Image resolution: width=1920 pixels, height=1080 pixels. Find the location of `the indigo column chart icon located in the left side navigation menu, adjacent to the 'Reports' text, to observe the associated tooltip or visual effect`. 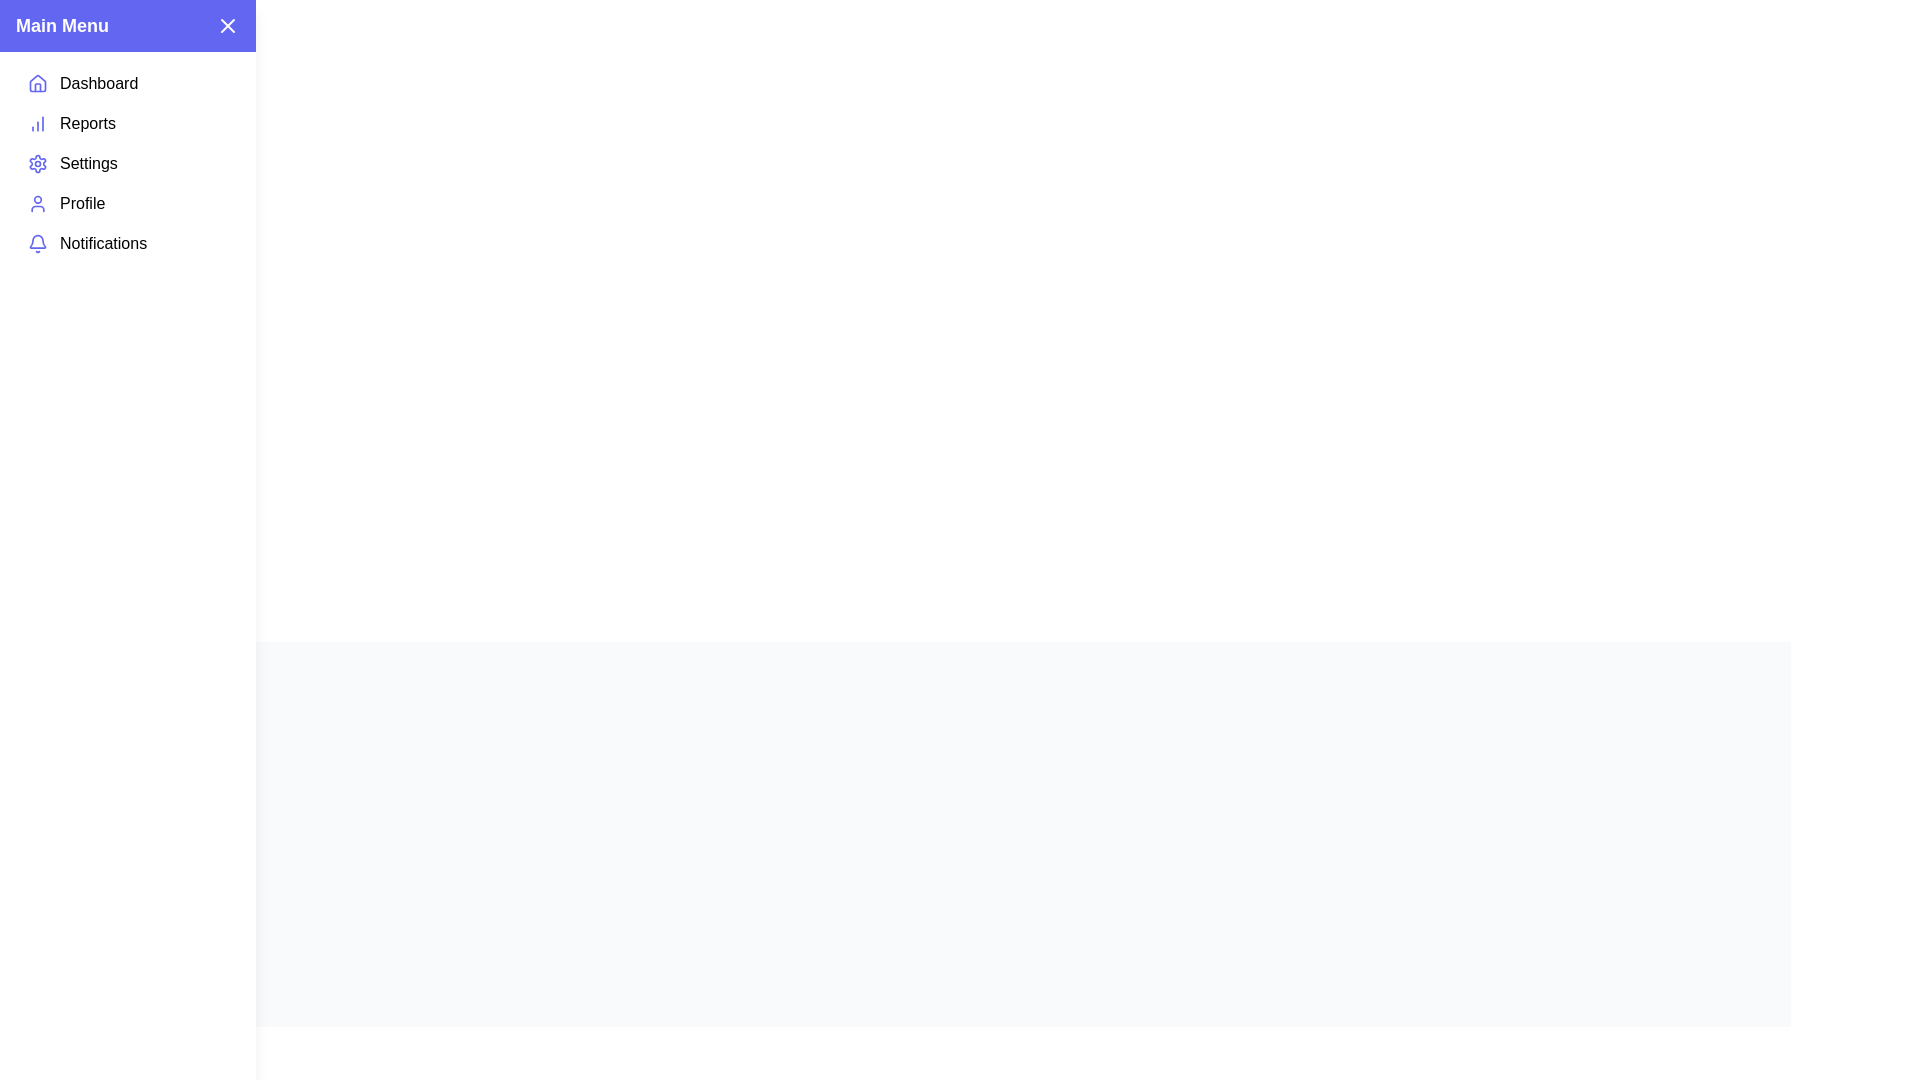

the indigo column chart icon located in the left side navigation menu, adjacent to the 'Reports' text, to observe the associated tooltip or visual effect is located at coordinates (38, 123).